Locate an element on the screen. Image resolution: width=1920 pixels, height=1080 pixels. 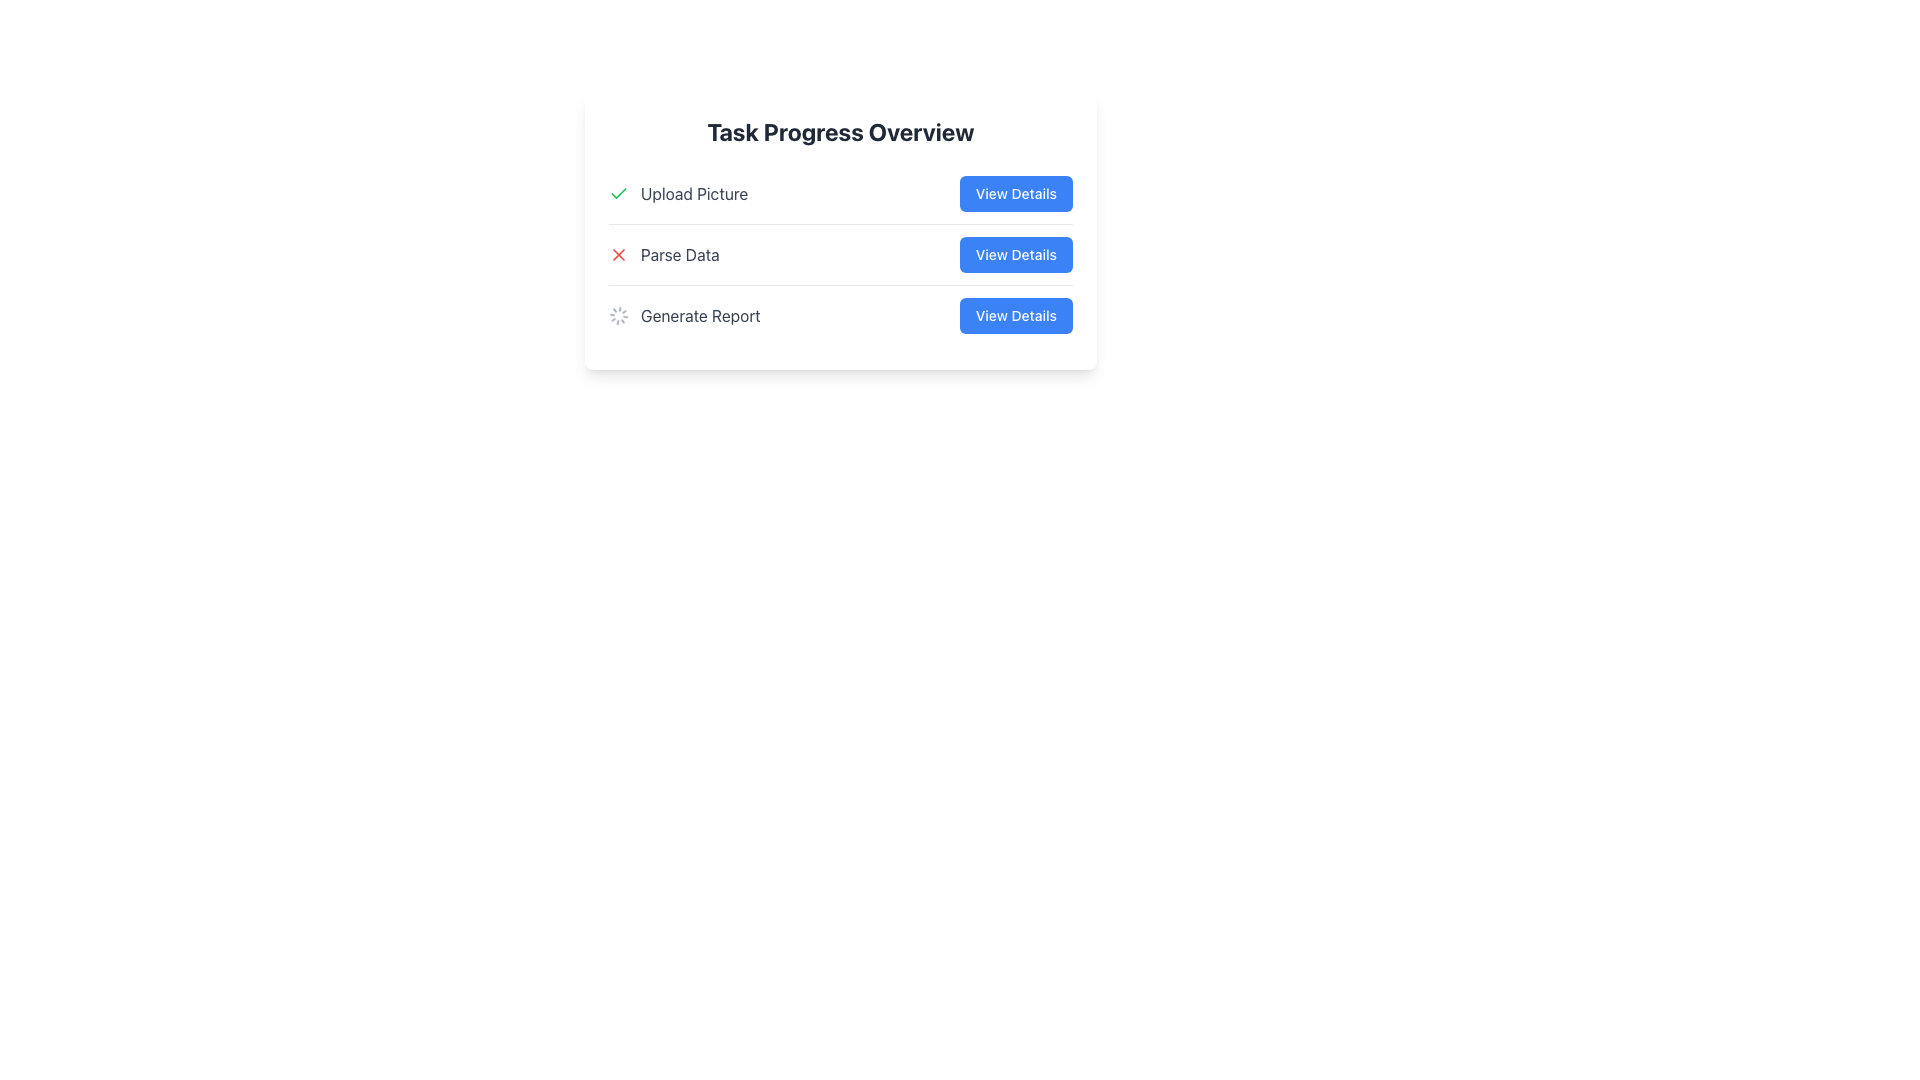
the error icon located to the left of the 'Parse Data' text, which serves as a visual indicator for unsuccessful states is located at coordinates (618, 253).